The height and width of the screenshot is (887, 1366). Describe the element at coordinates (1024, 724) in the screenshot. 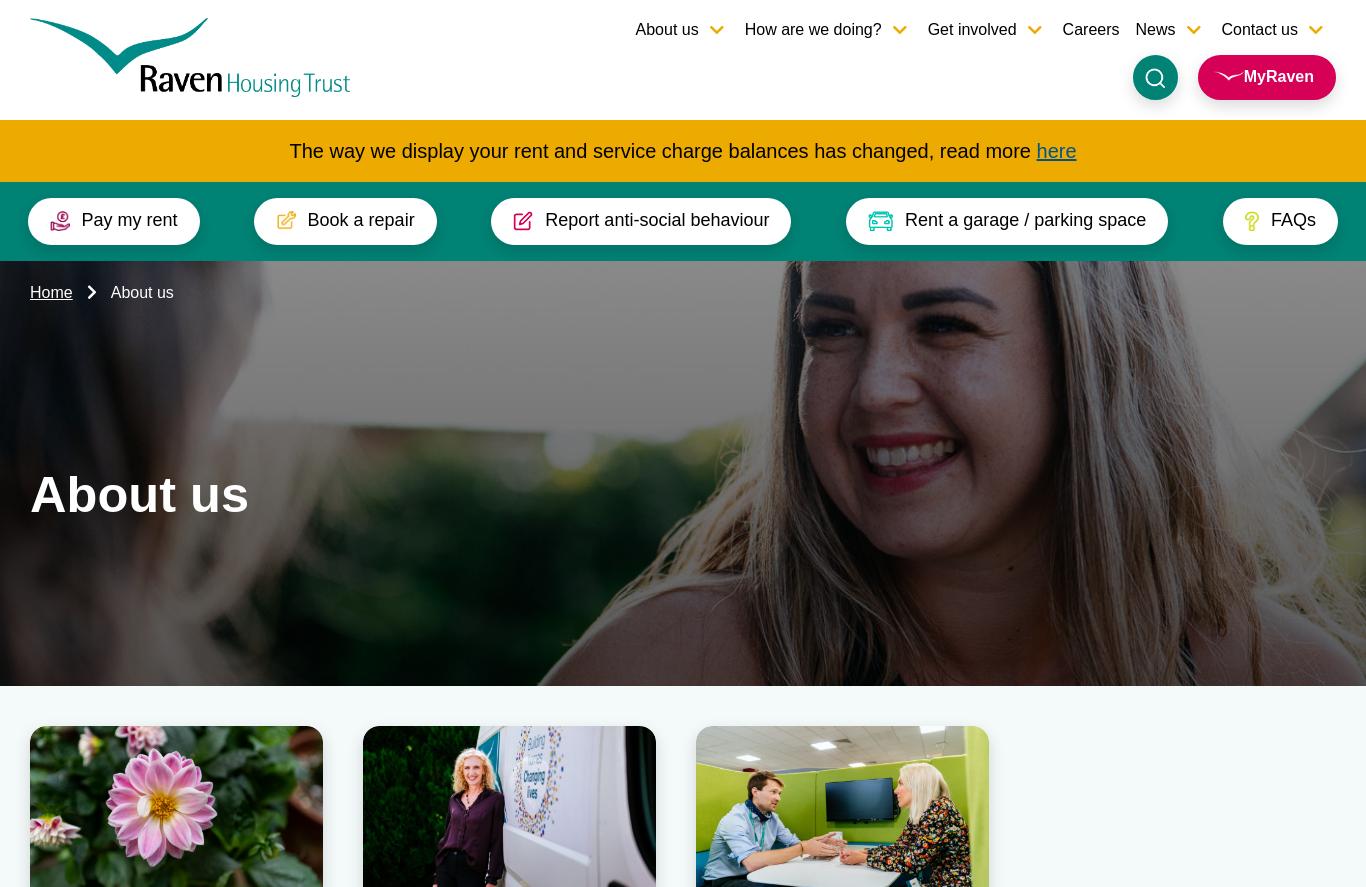

I see `'Modern slavery statement'` at that location.